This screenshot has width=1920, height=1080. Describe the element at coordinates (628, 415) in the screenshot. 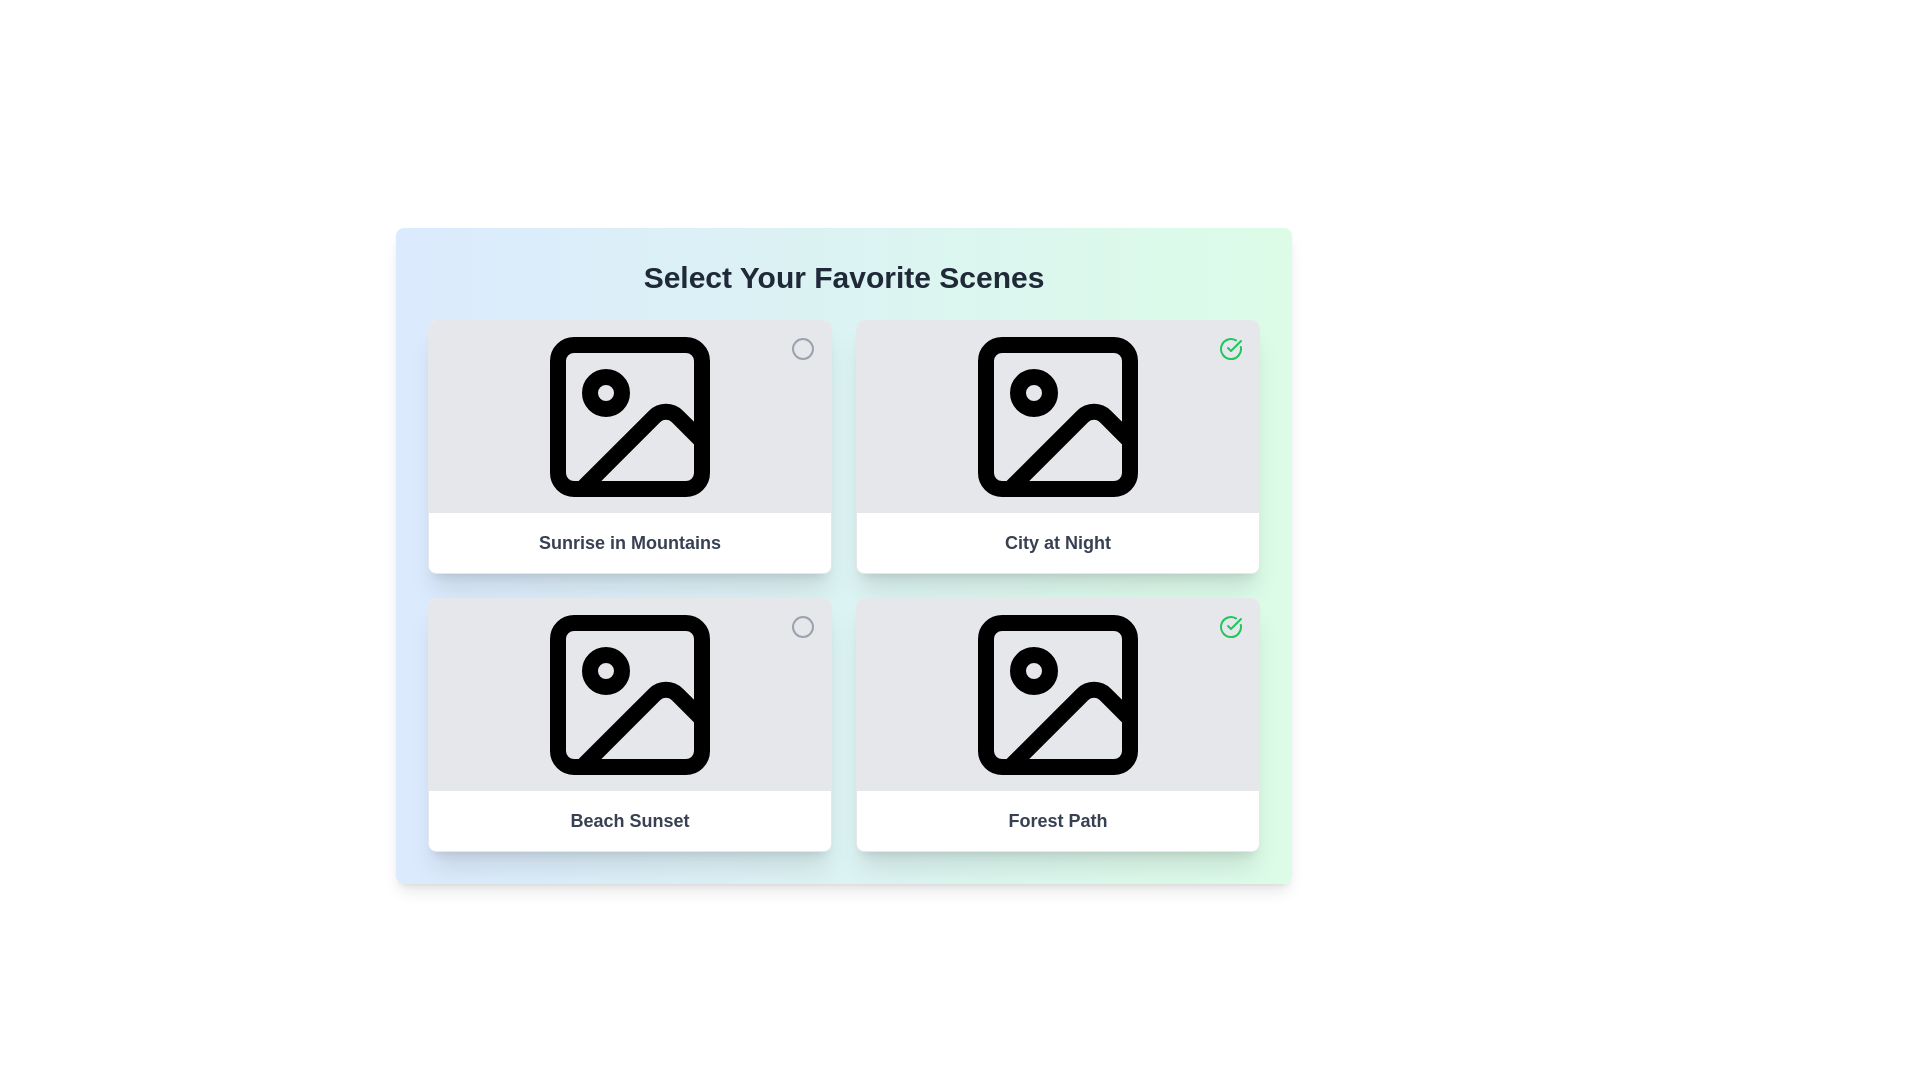

I see `the image of the media item titled 'Sunrise in Mountains' by interacting with its corresponding image element` at that location.